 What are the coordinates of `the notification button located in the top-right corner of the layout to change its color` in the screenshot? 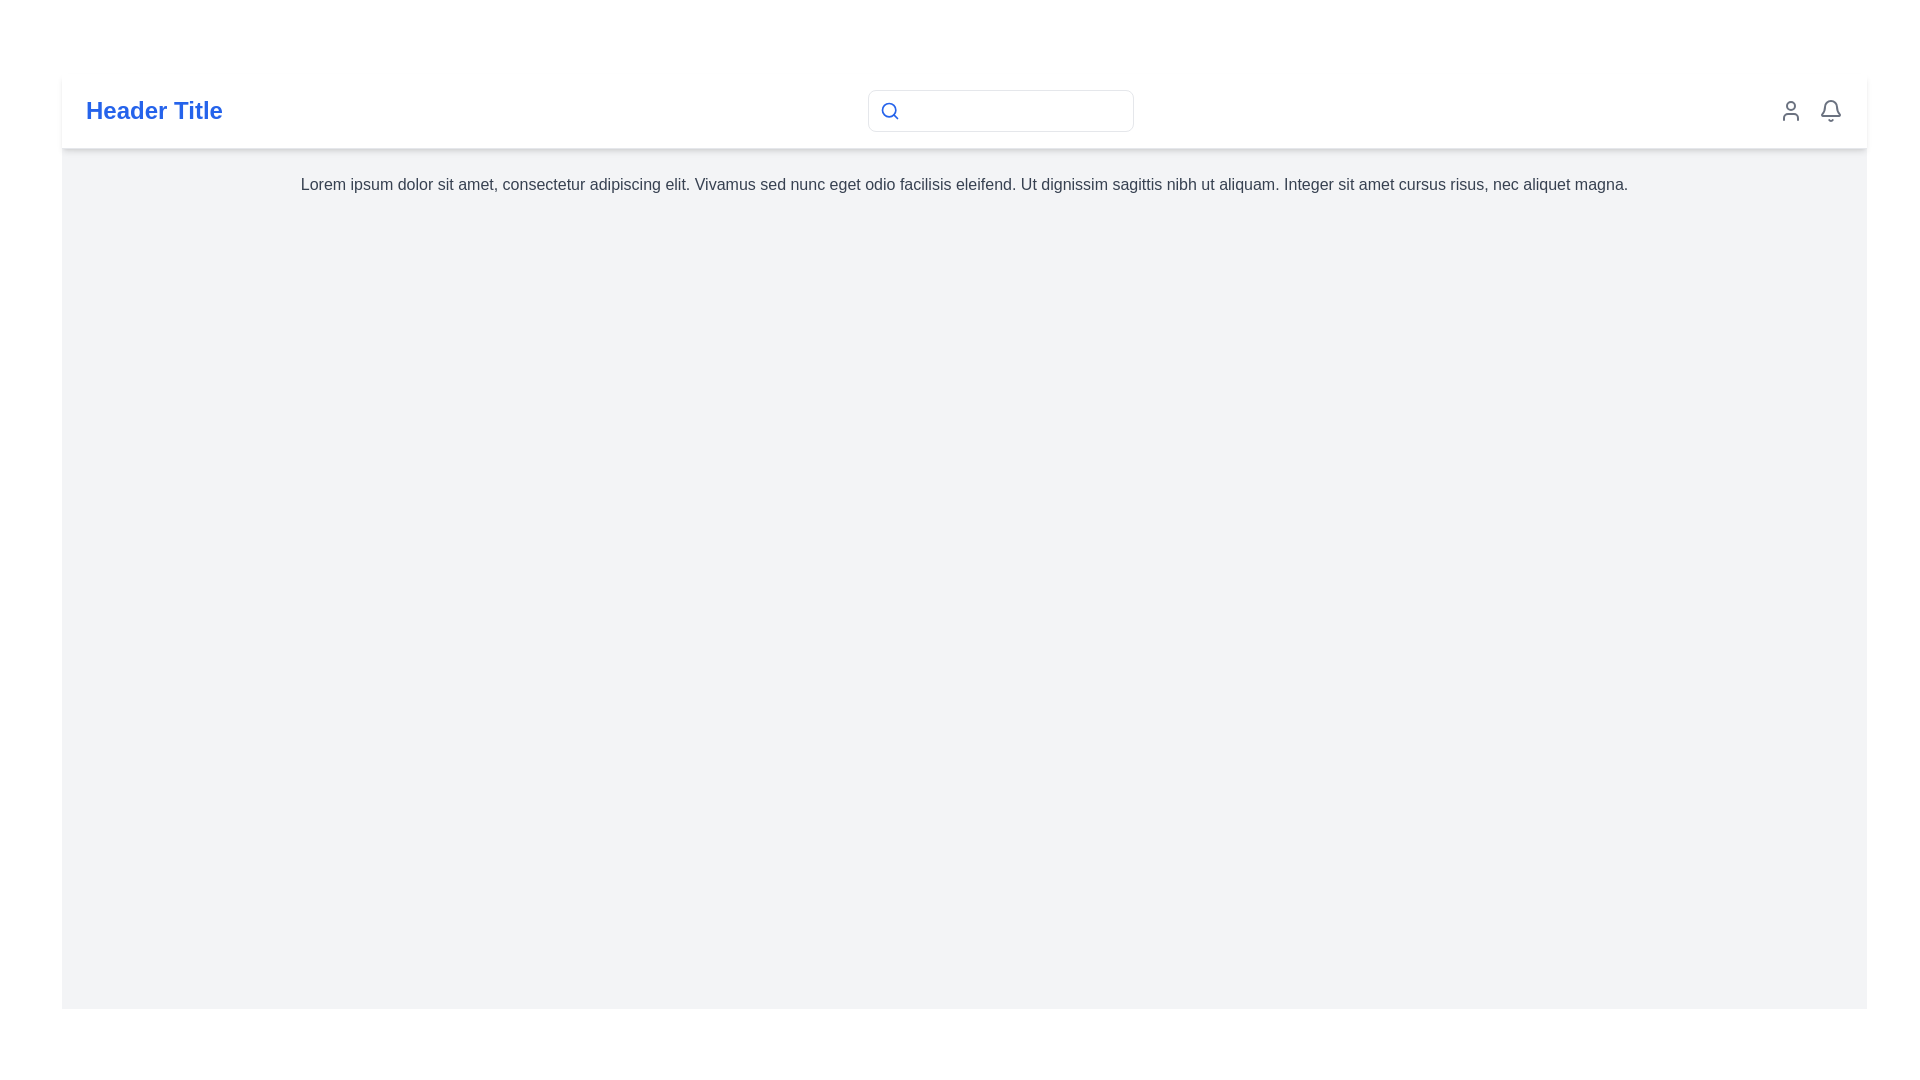 It's located at (1830, 111).